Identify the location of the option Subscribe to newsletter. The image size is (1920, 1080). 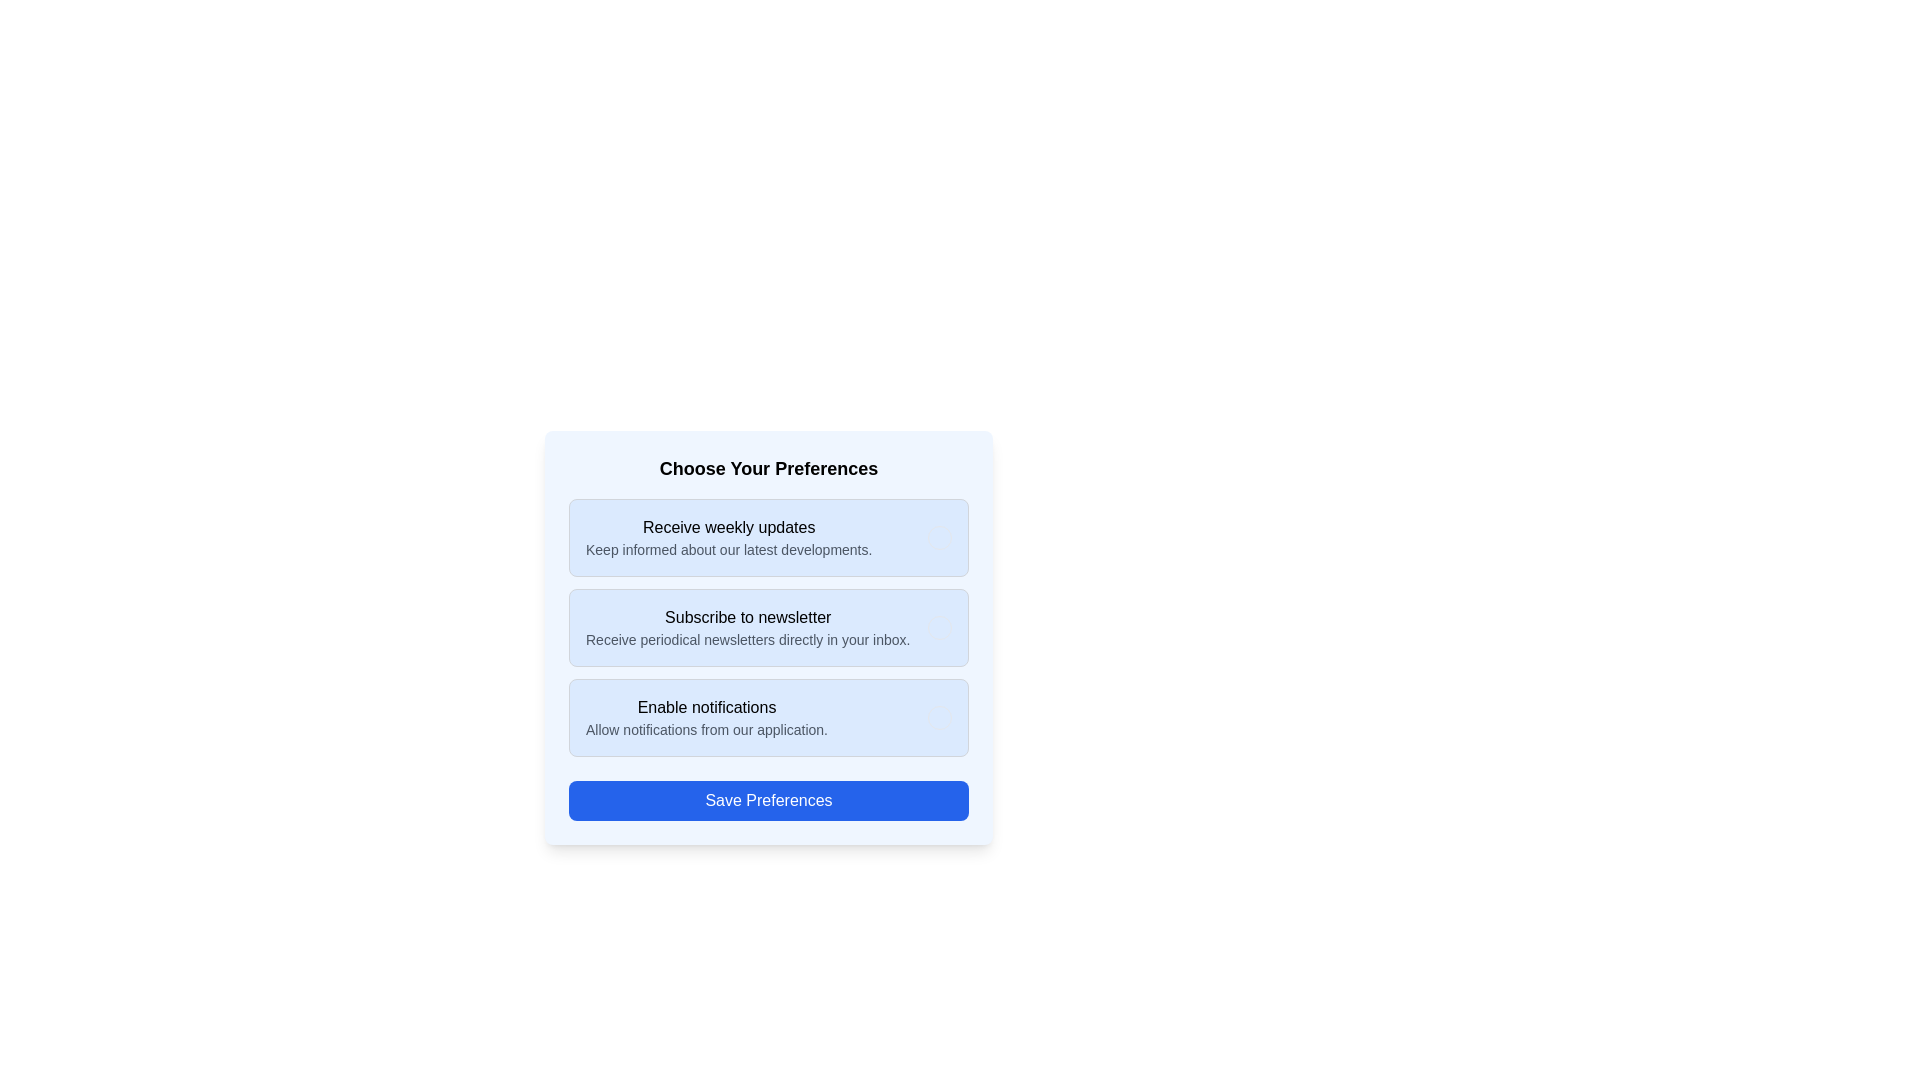
(939, 627).